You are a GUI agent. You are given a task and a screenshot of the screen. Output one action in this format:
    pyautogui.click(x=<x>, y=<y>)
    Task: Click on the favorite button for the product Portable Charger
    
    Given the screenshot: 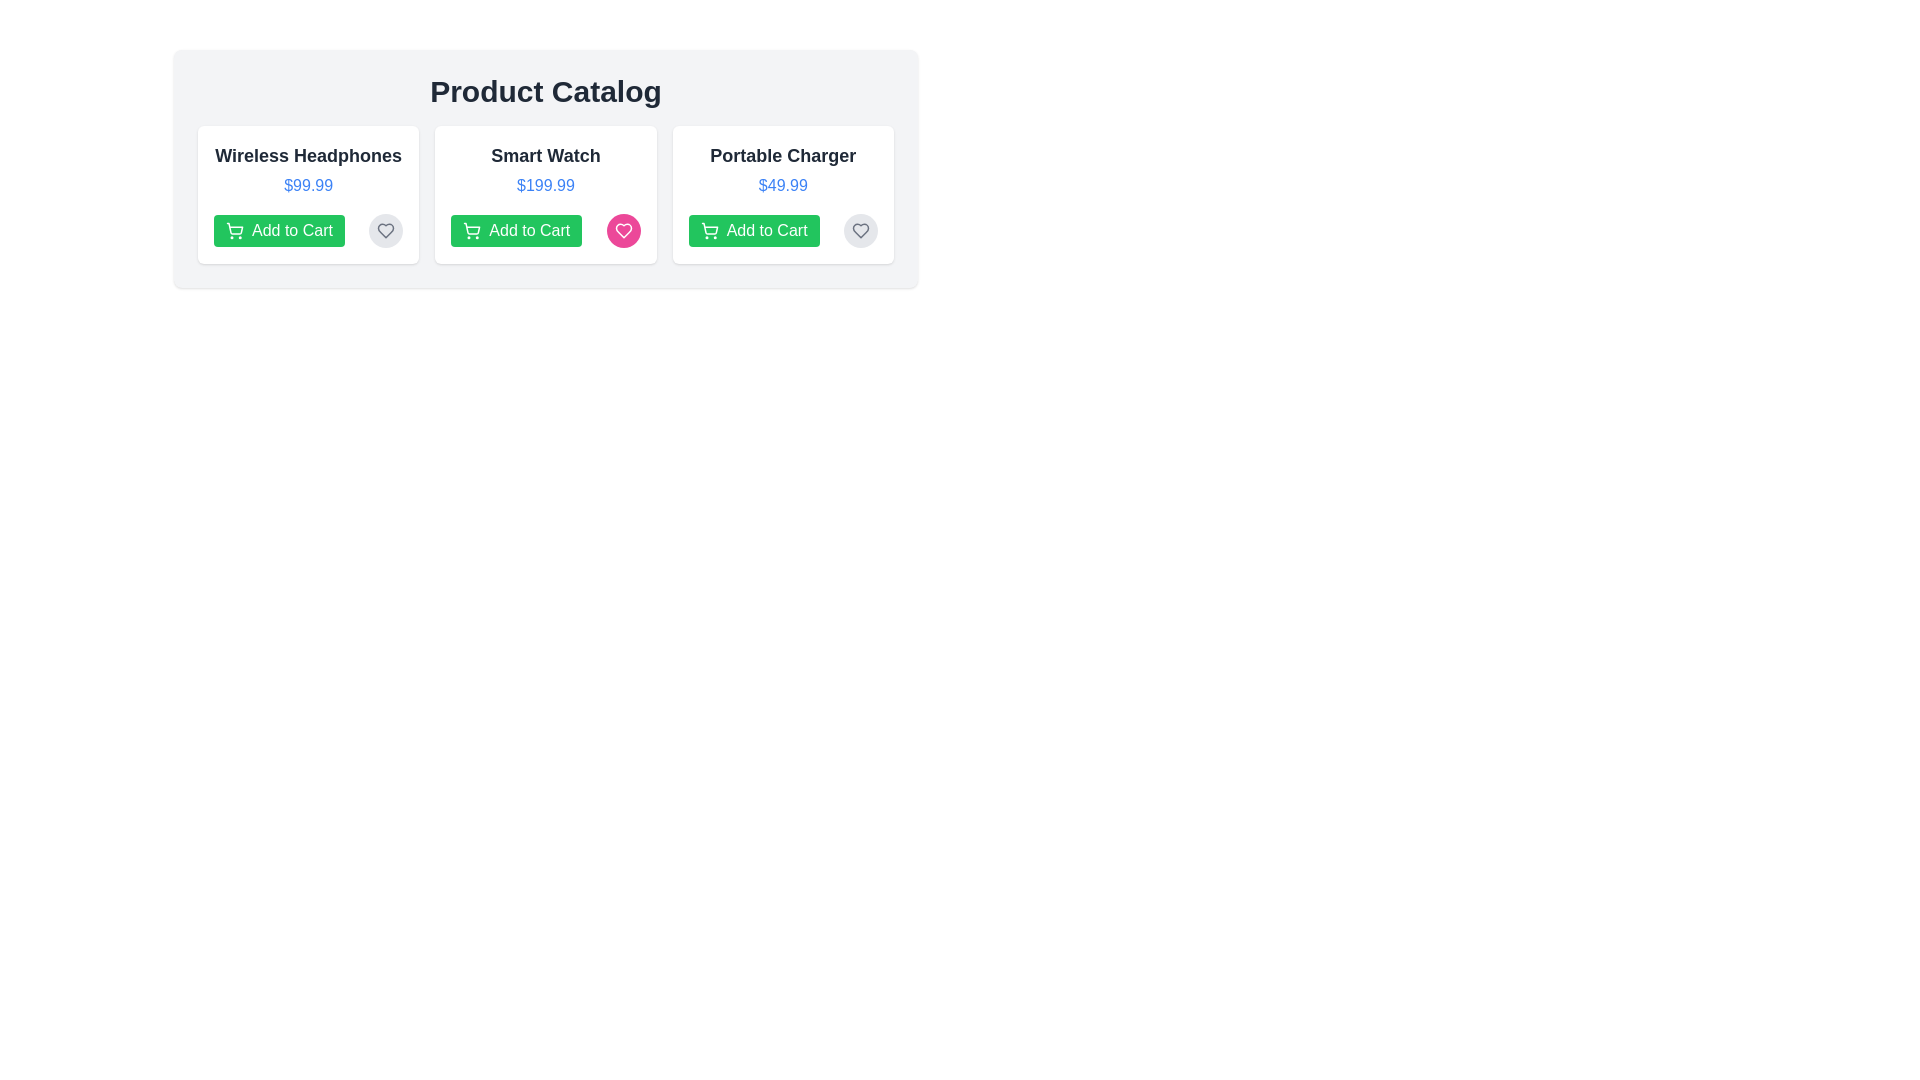 What is the action you would take?
    pyautogui.click(x=860, y=230)
    